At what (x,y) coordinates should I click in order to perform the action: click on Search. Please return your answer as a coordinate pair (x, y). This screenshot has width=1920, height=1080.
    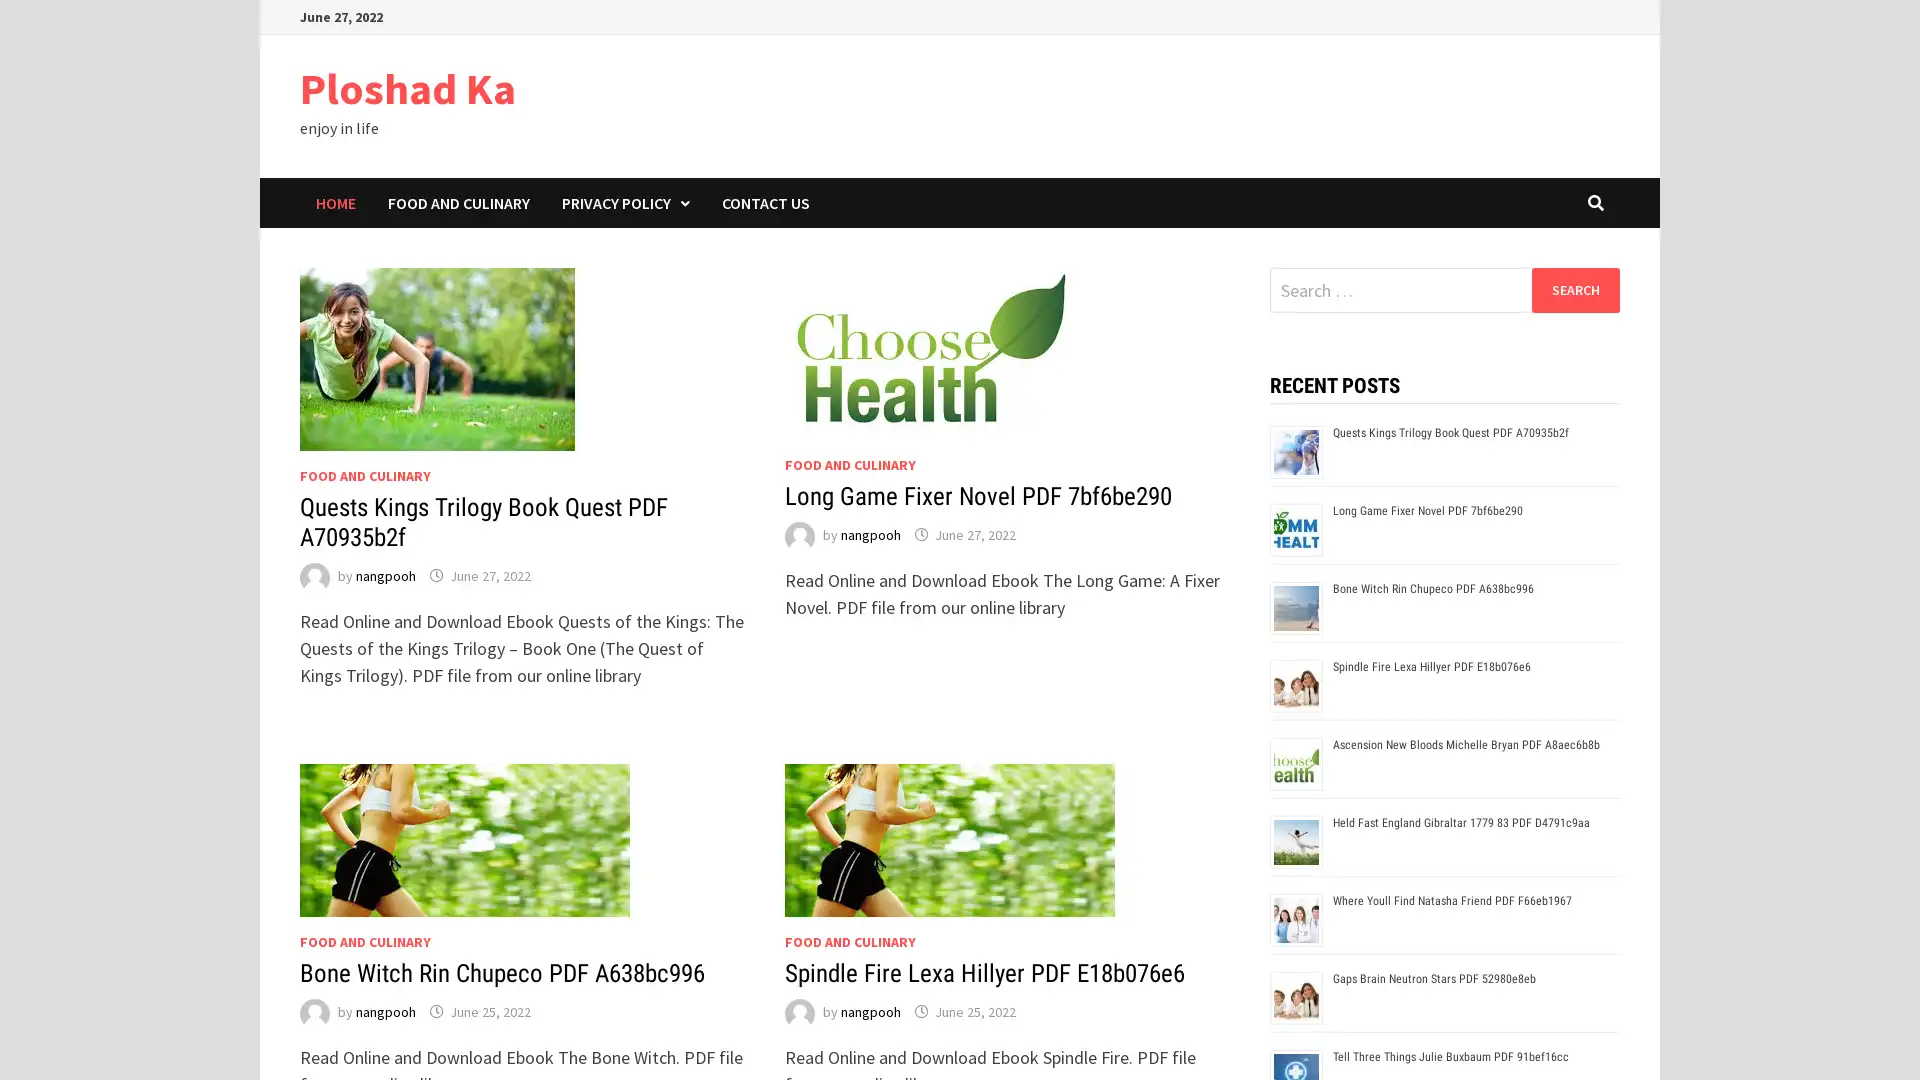
    Looking at the image, I should click on (1574, 289).